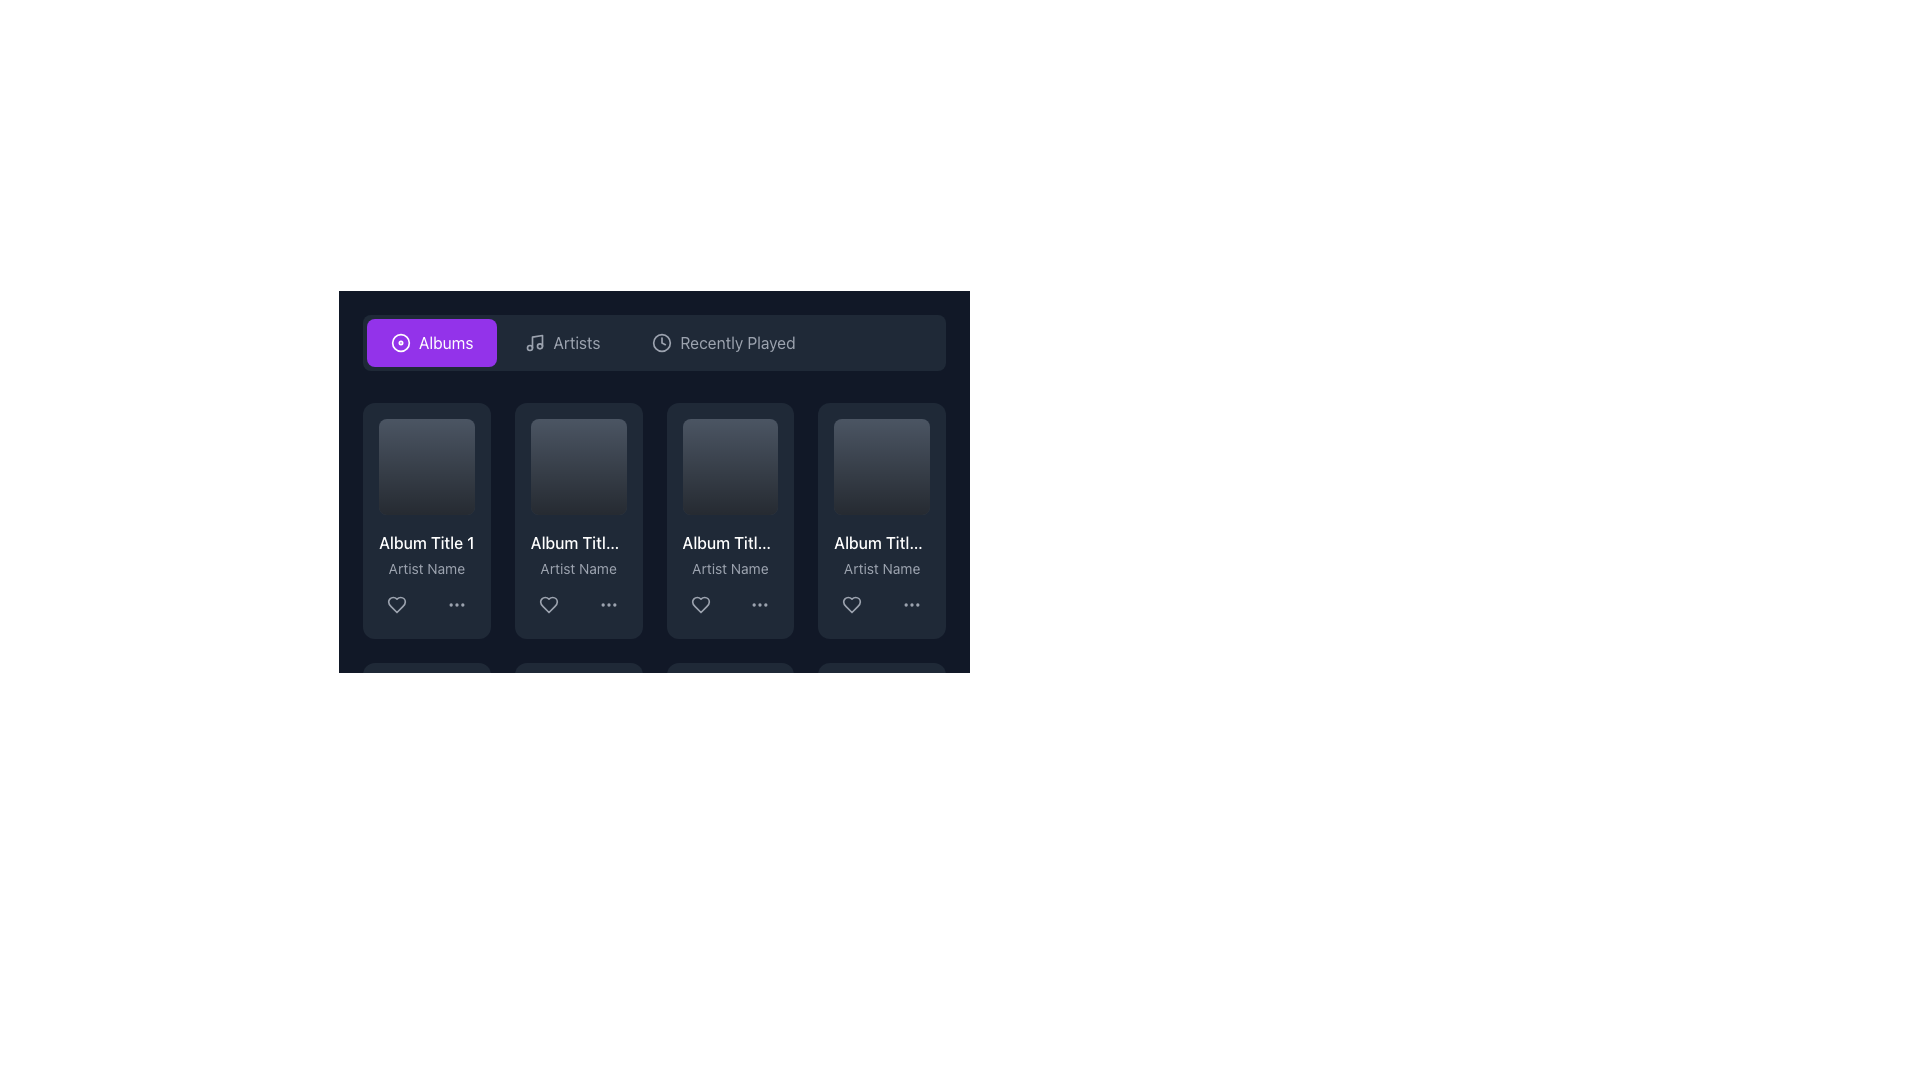 The image size is (1920, 1080). Describe the element at coordinates (700, 603) in the screenshot. I see `the heart icon in the circular button located at the bottom of the third card in the album collection` at that location.